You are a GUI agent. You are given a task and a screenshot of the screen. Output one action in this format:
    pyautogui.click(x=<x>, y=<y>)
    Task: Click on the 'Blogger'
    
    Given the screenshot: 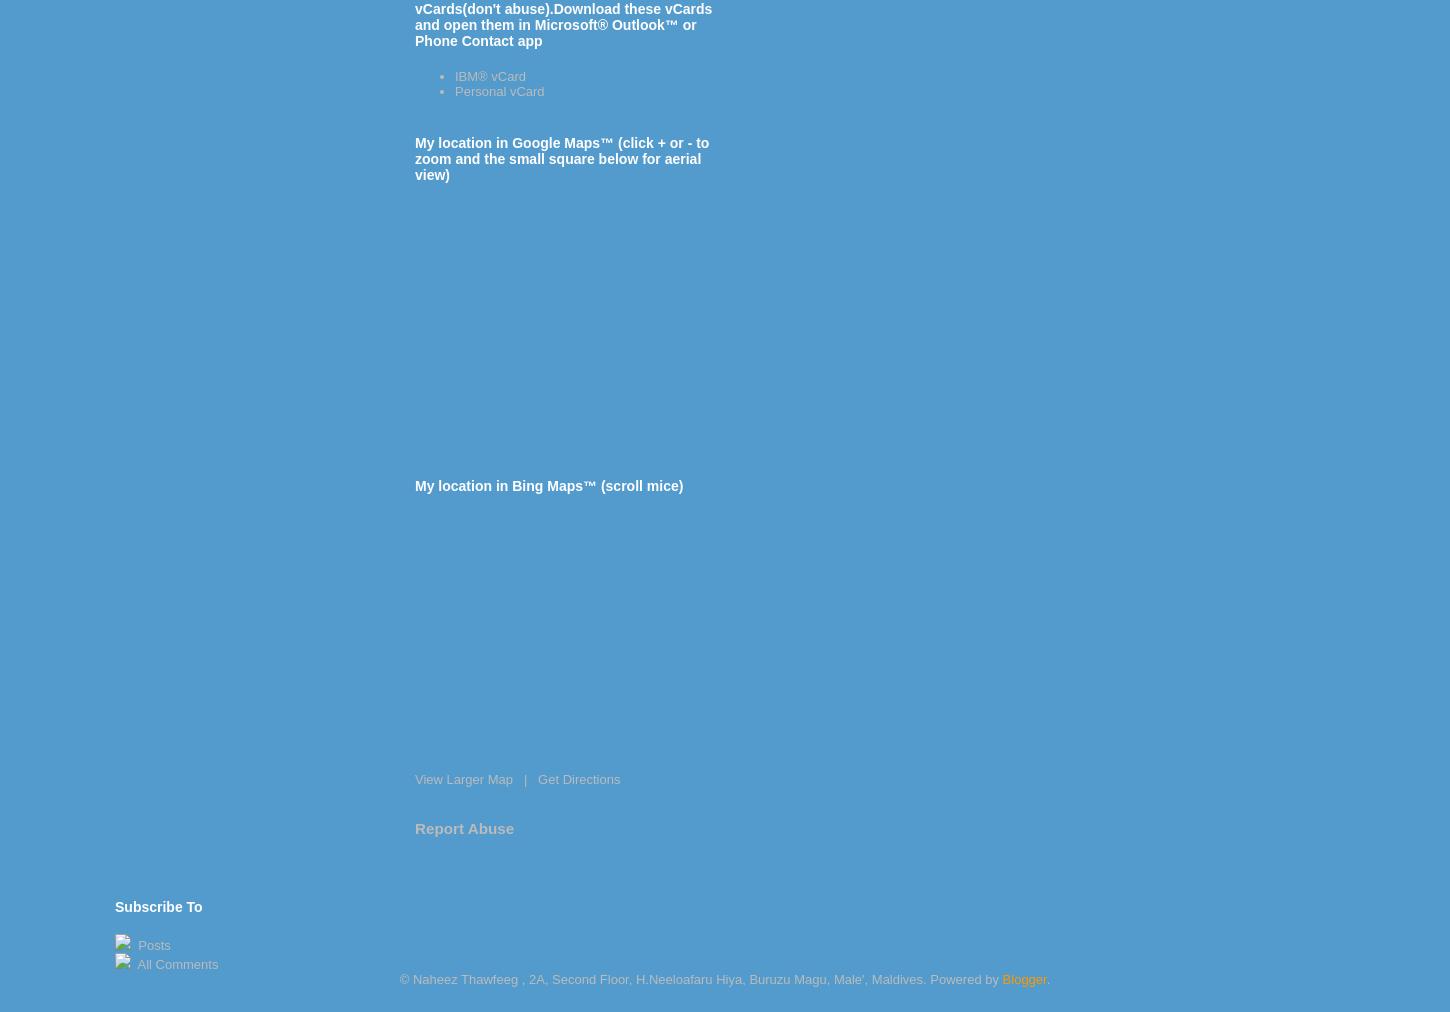 What is the action you would take?
    pyautogui.click(x=1023, y=978)
    